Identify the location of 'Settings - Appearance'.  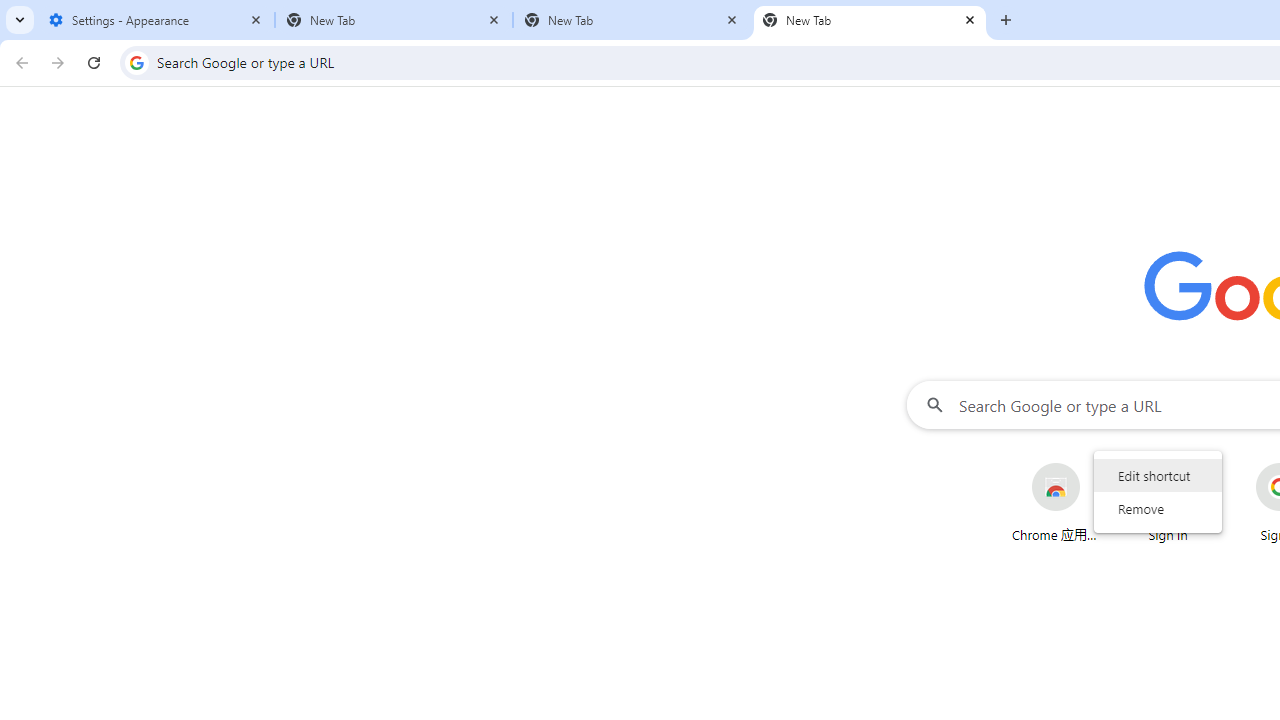
(155, 20).